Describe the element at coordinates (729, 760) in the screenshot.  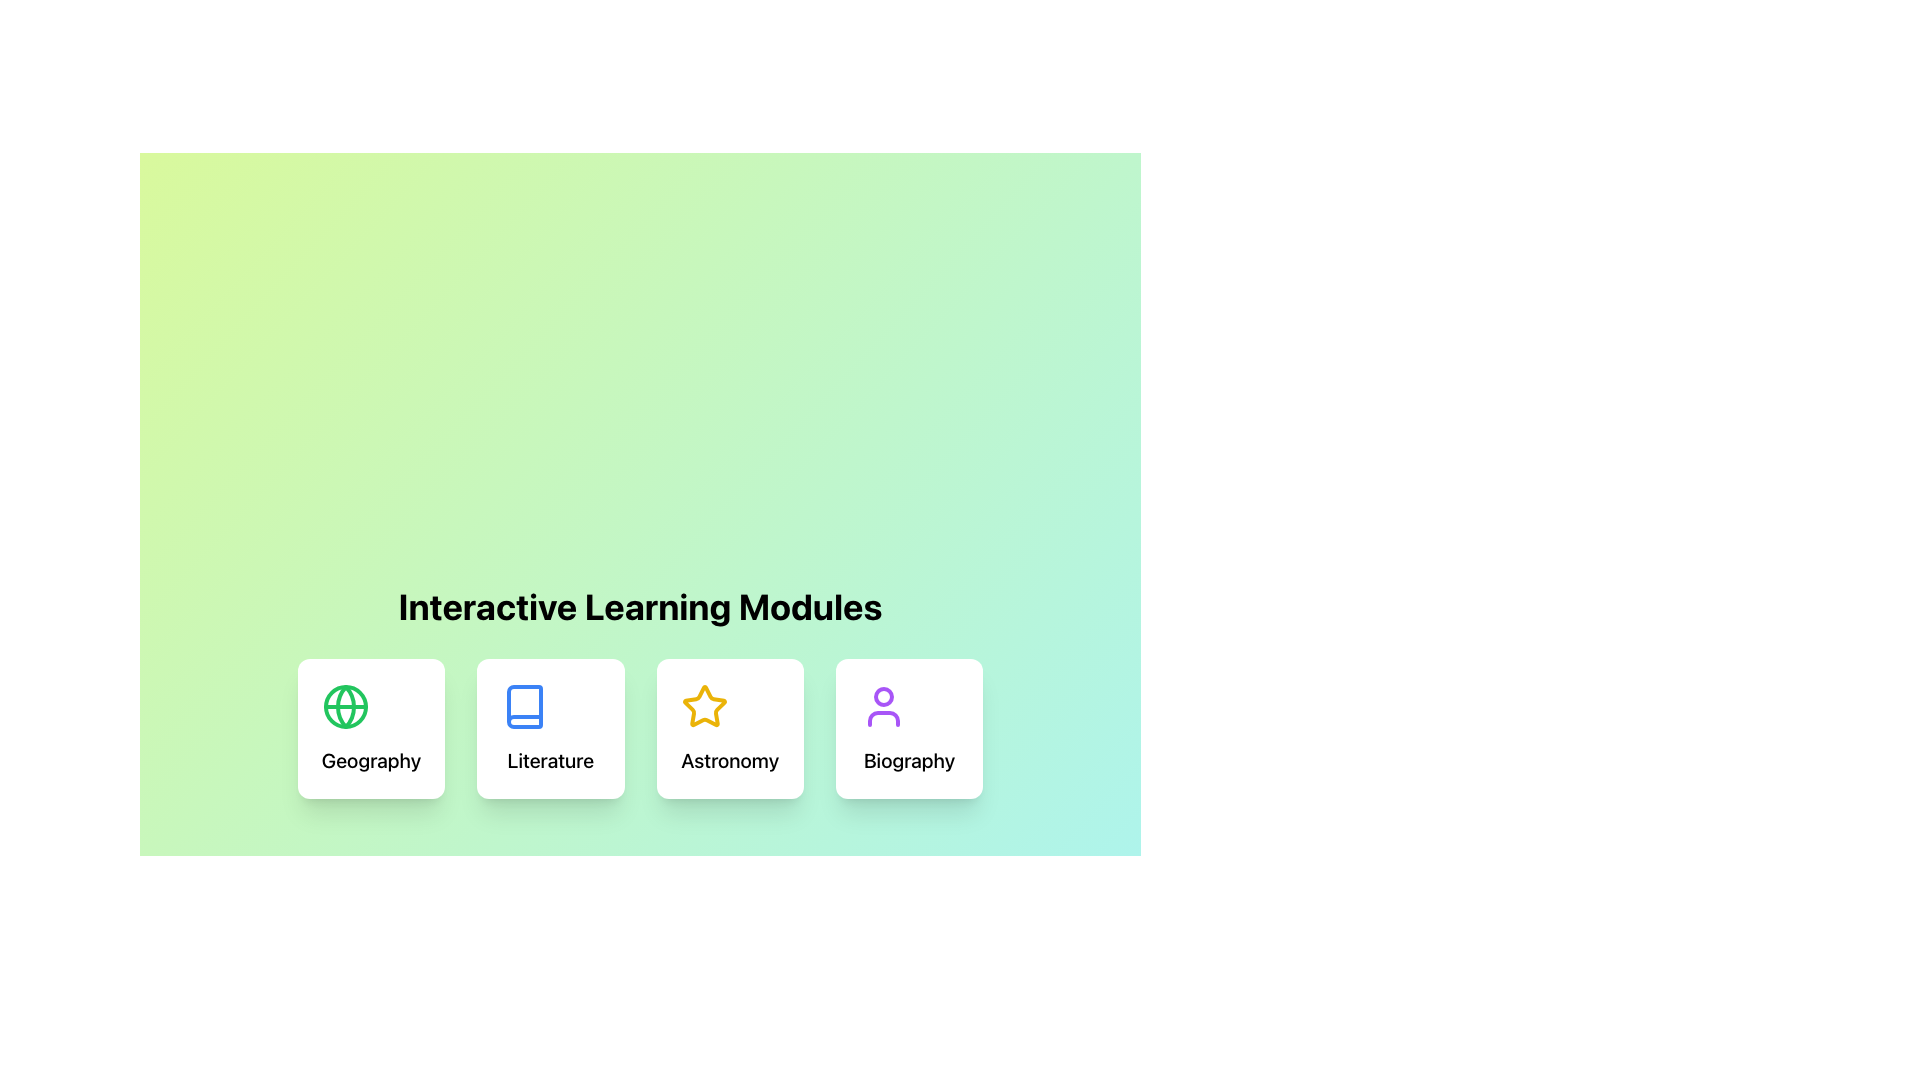
I see `text label that indicates the card relates to Astronomy, which is positioned below the star icon in the third card of the 'Interactive Learning Modules' section` at that location.